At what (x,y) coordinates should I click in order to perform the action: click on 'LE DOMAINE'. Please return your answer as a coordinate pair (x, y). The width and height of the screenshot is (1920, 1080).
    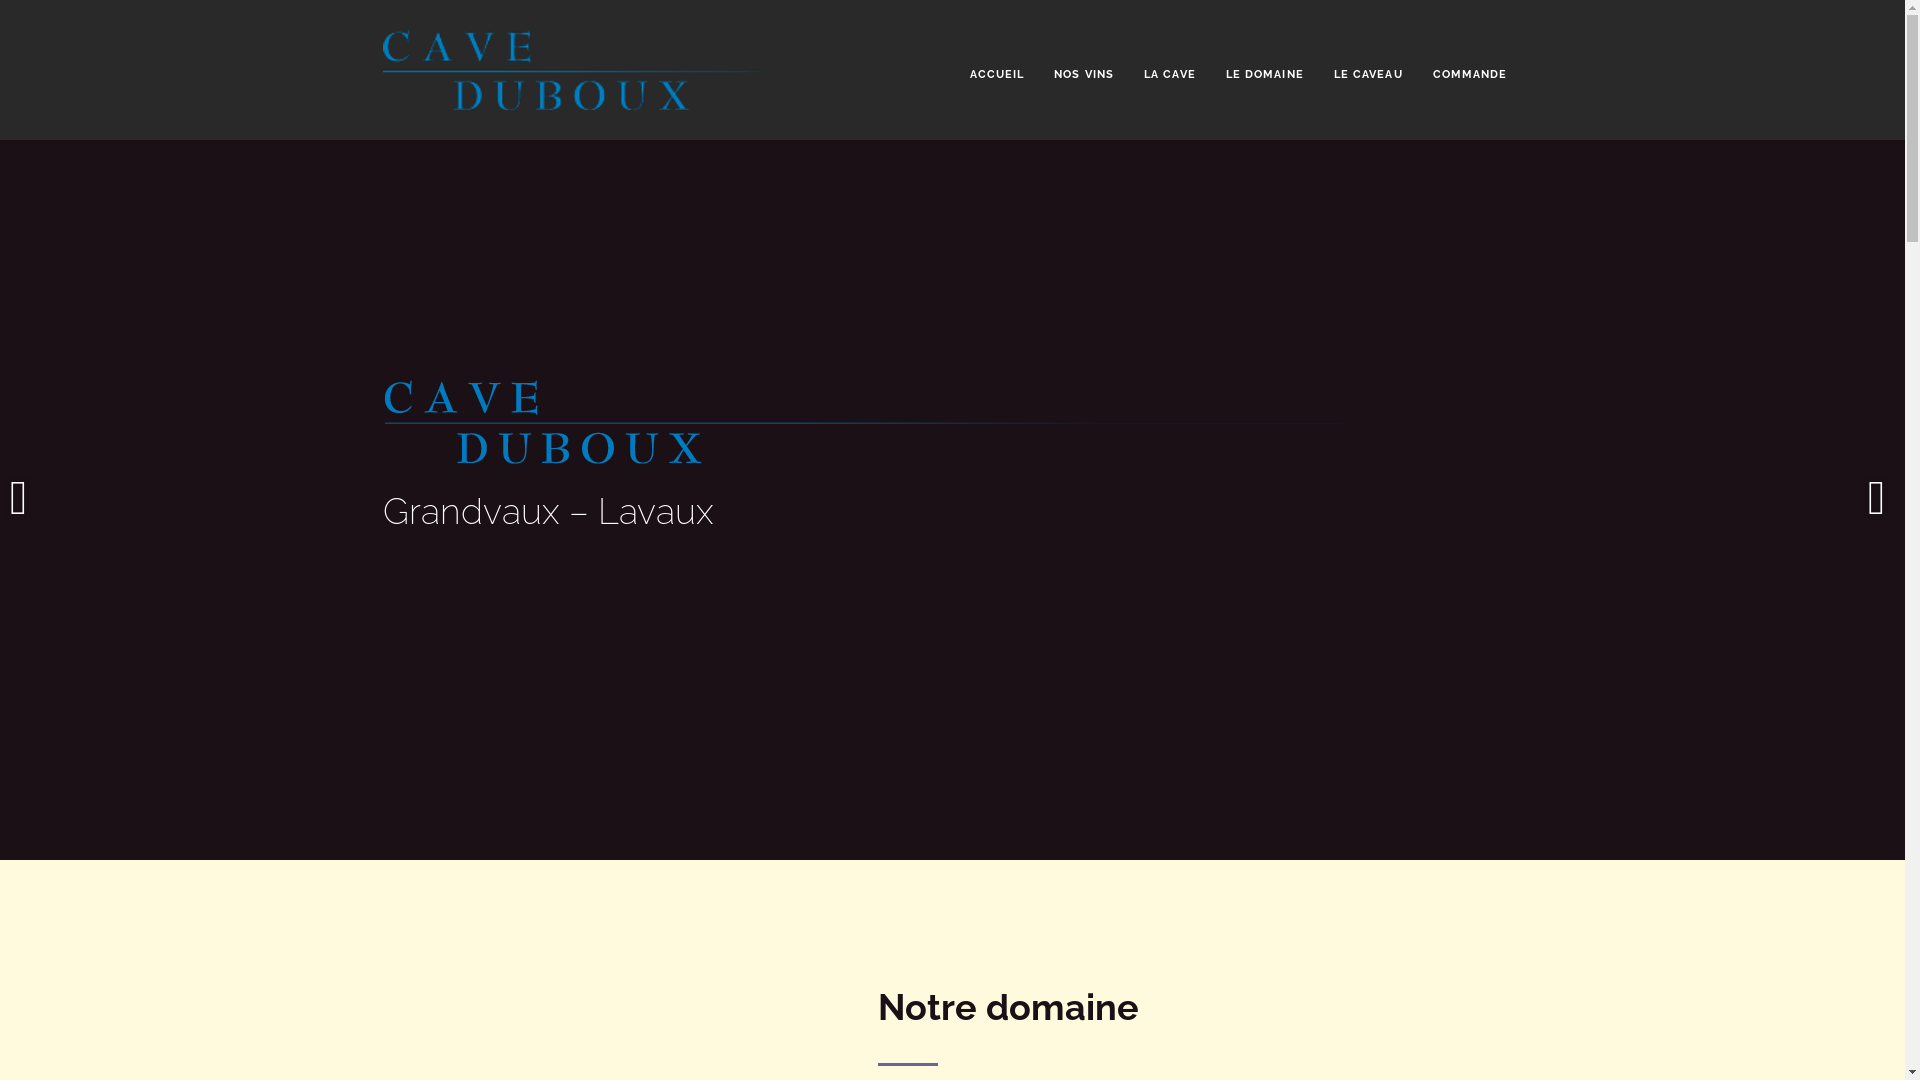
    Looking at the image, I should click on (1264, 75).